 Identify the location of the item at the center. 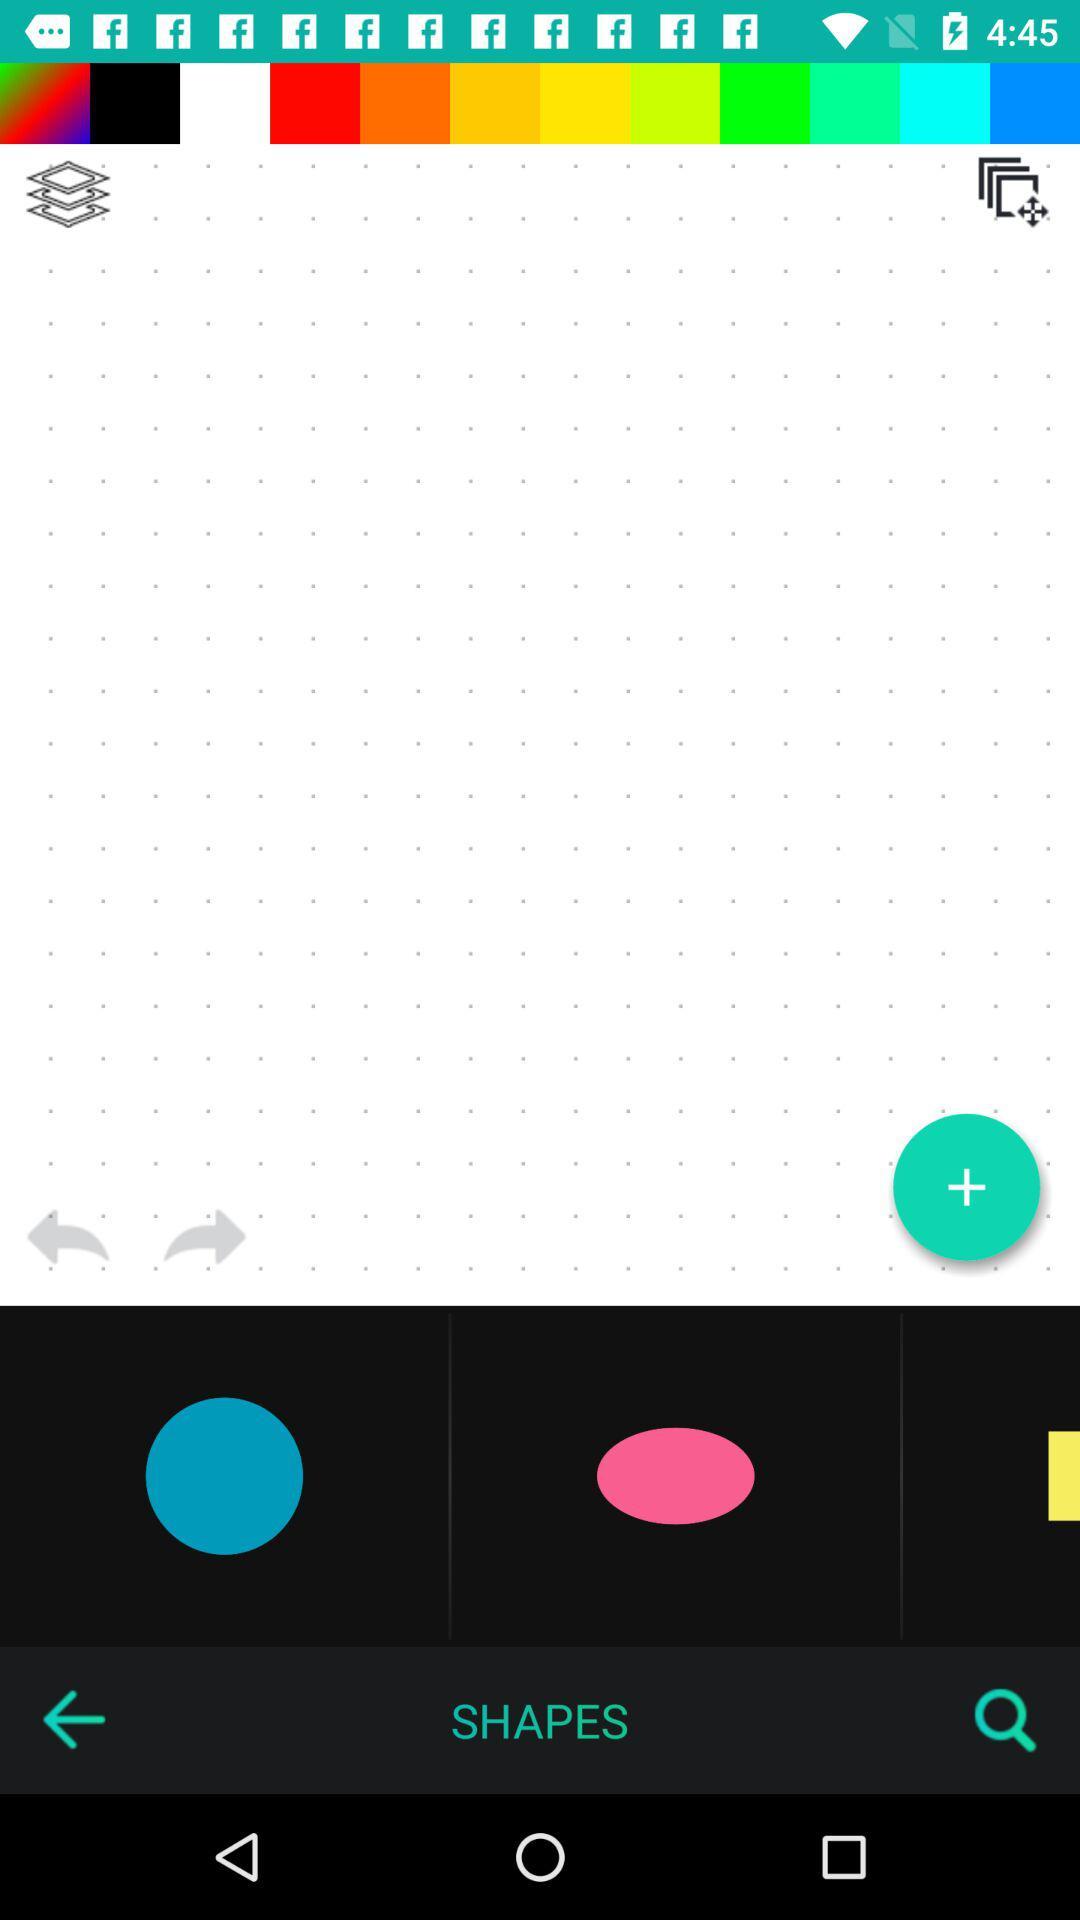
(540, 684).